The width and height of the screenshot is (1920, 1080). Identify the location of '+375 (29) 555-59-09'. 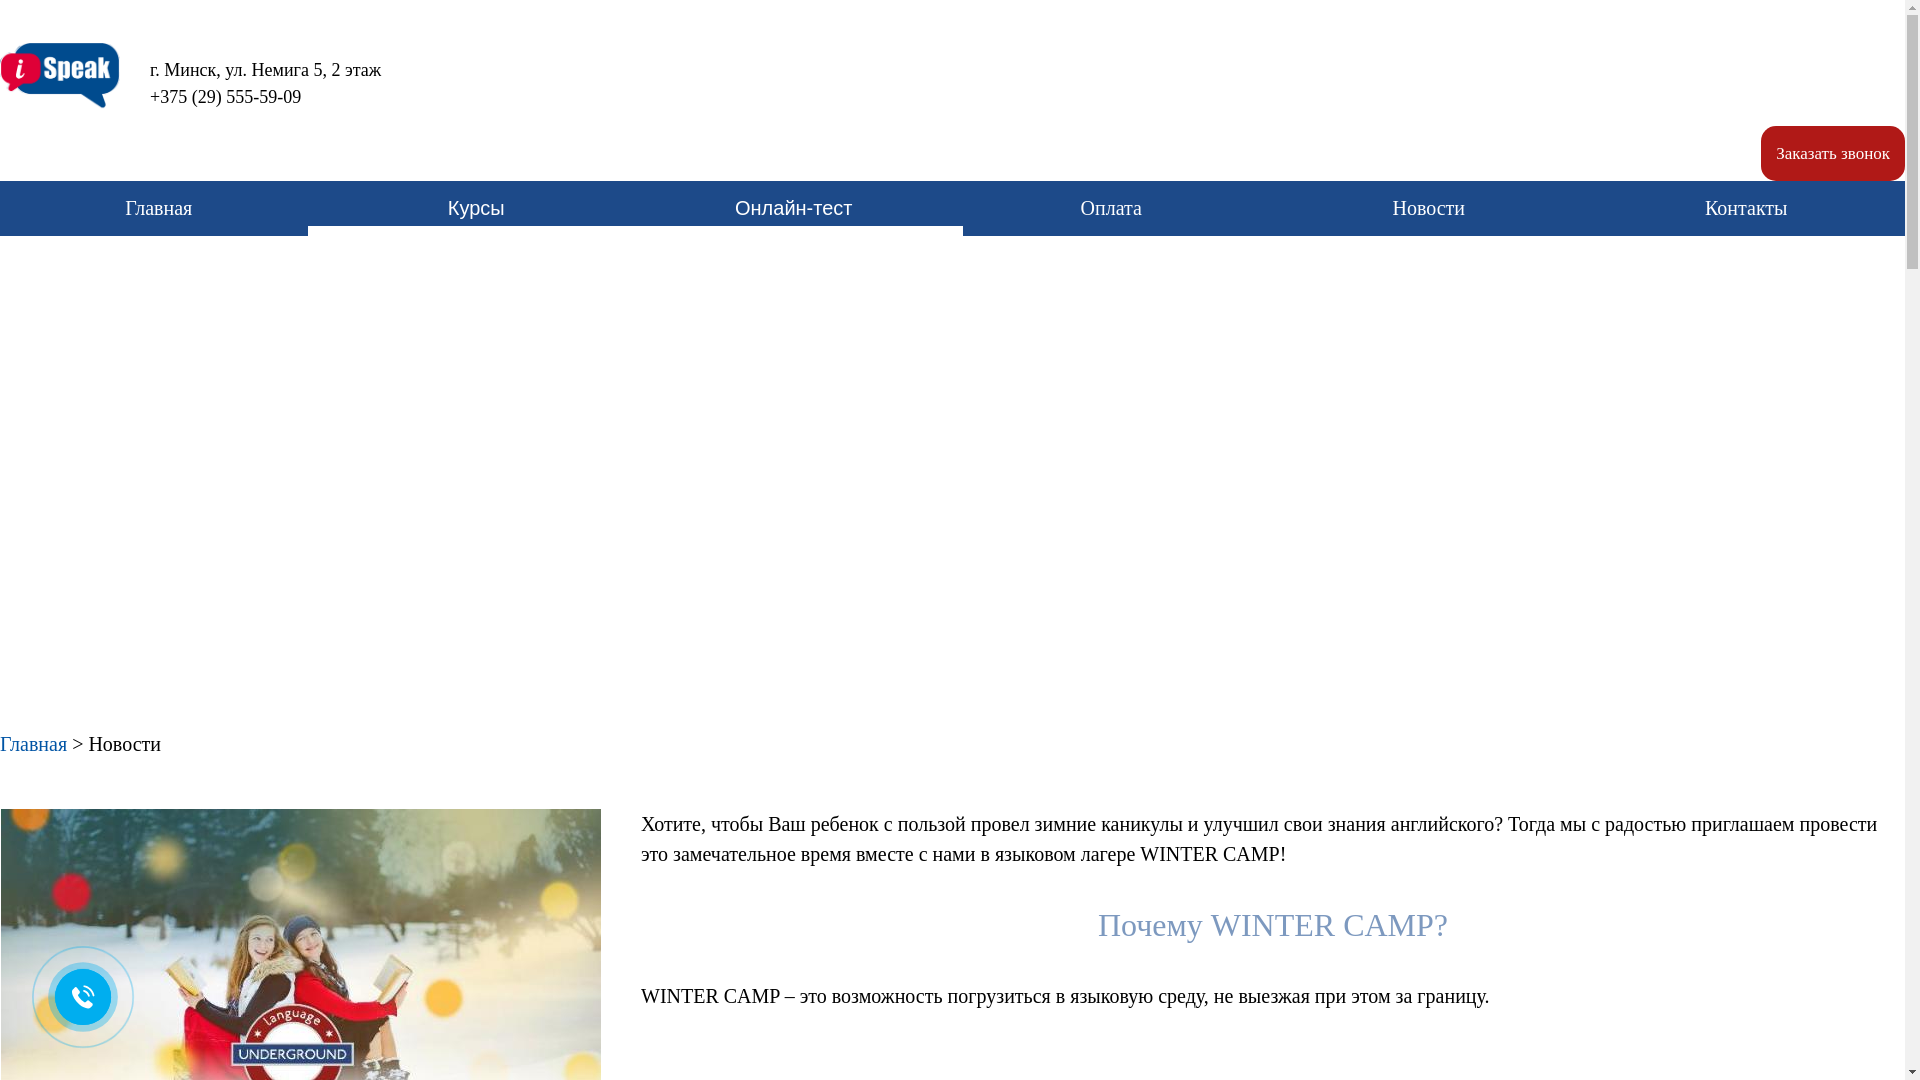
(119, 97).